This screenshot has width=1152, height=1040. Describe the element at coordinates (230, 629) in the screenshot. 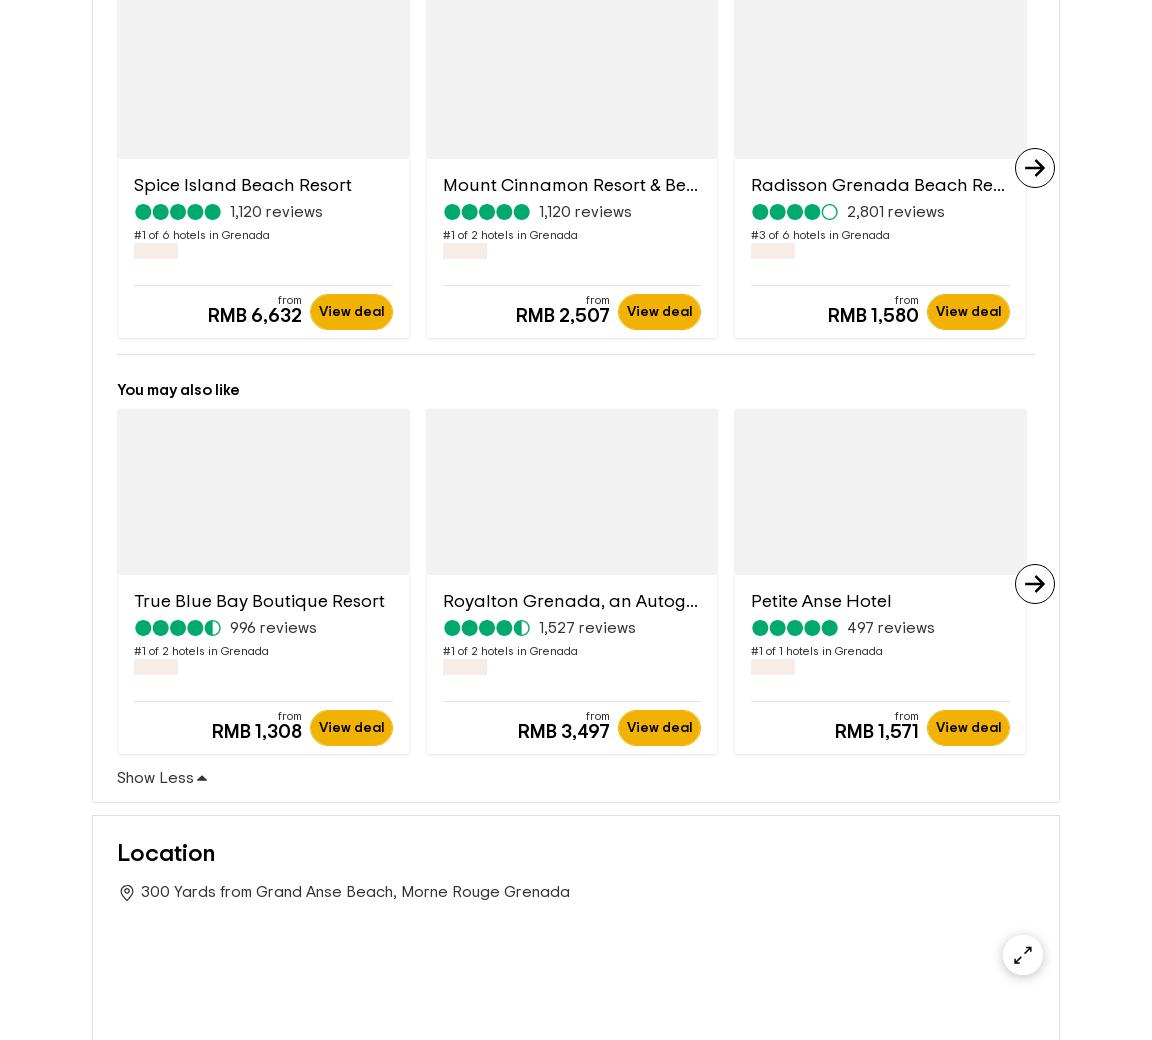

I see `'996'` at that location.